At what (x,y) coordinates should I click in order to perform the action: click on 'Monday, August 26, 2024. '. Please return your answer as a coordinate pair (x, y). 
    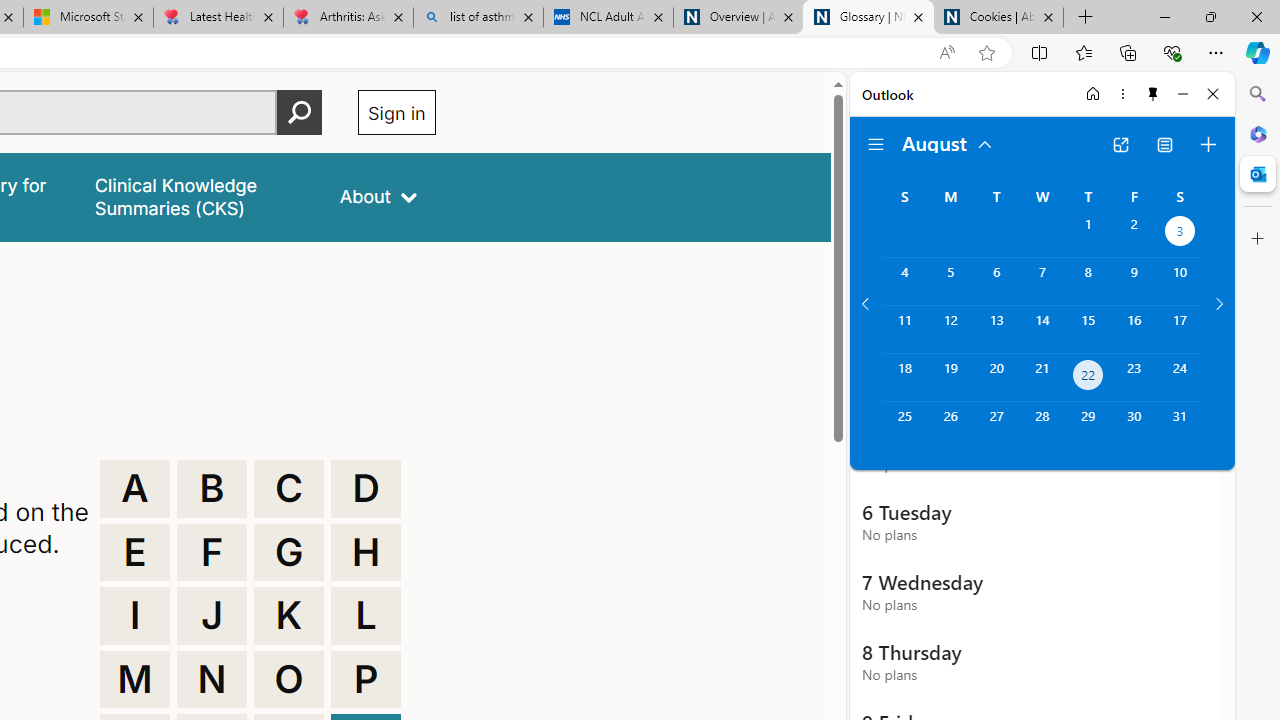
    Looking at the image, I should click on (949, 424).